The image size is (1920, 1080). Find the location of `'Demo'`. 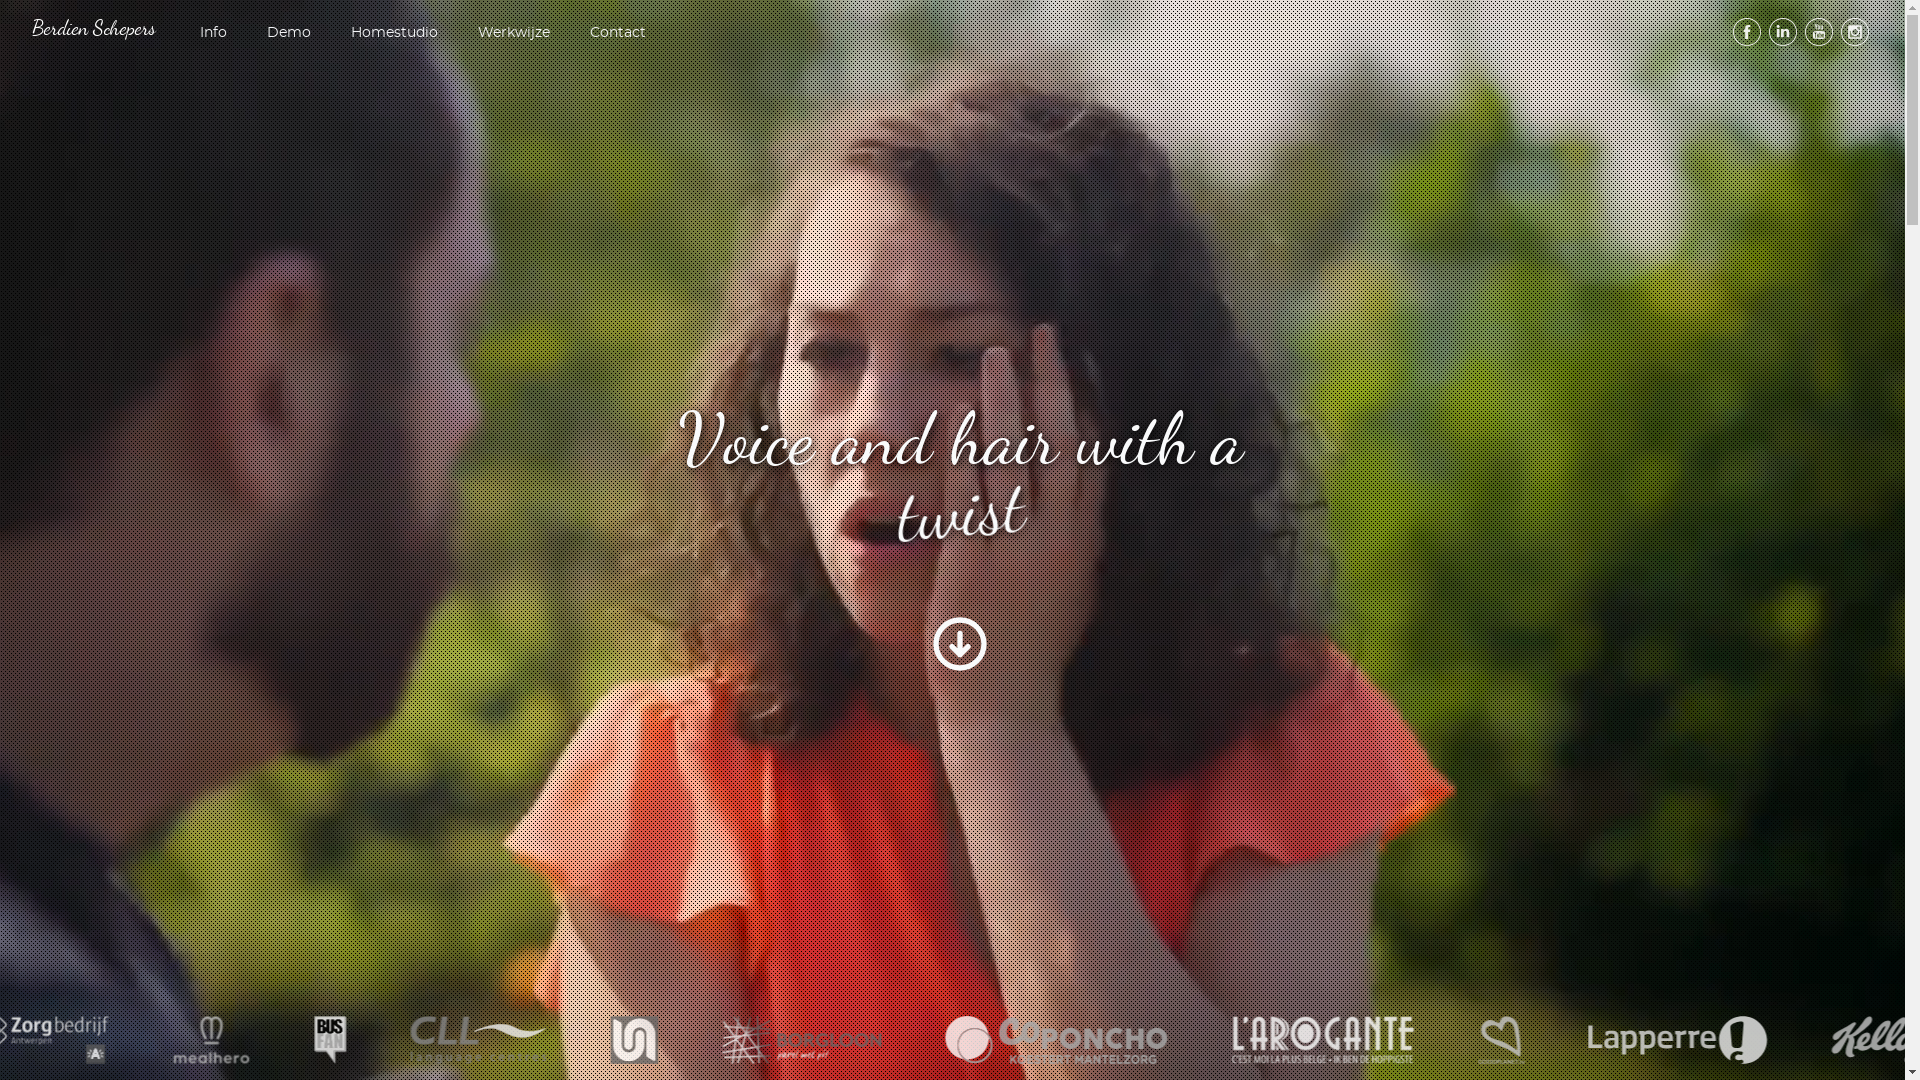

'Demo' is located at coordinates (287, 31).